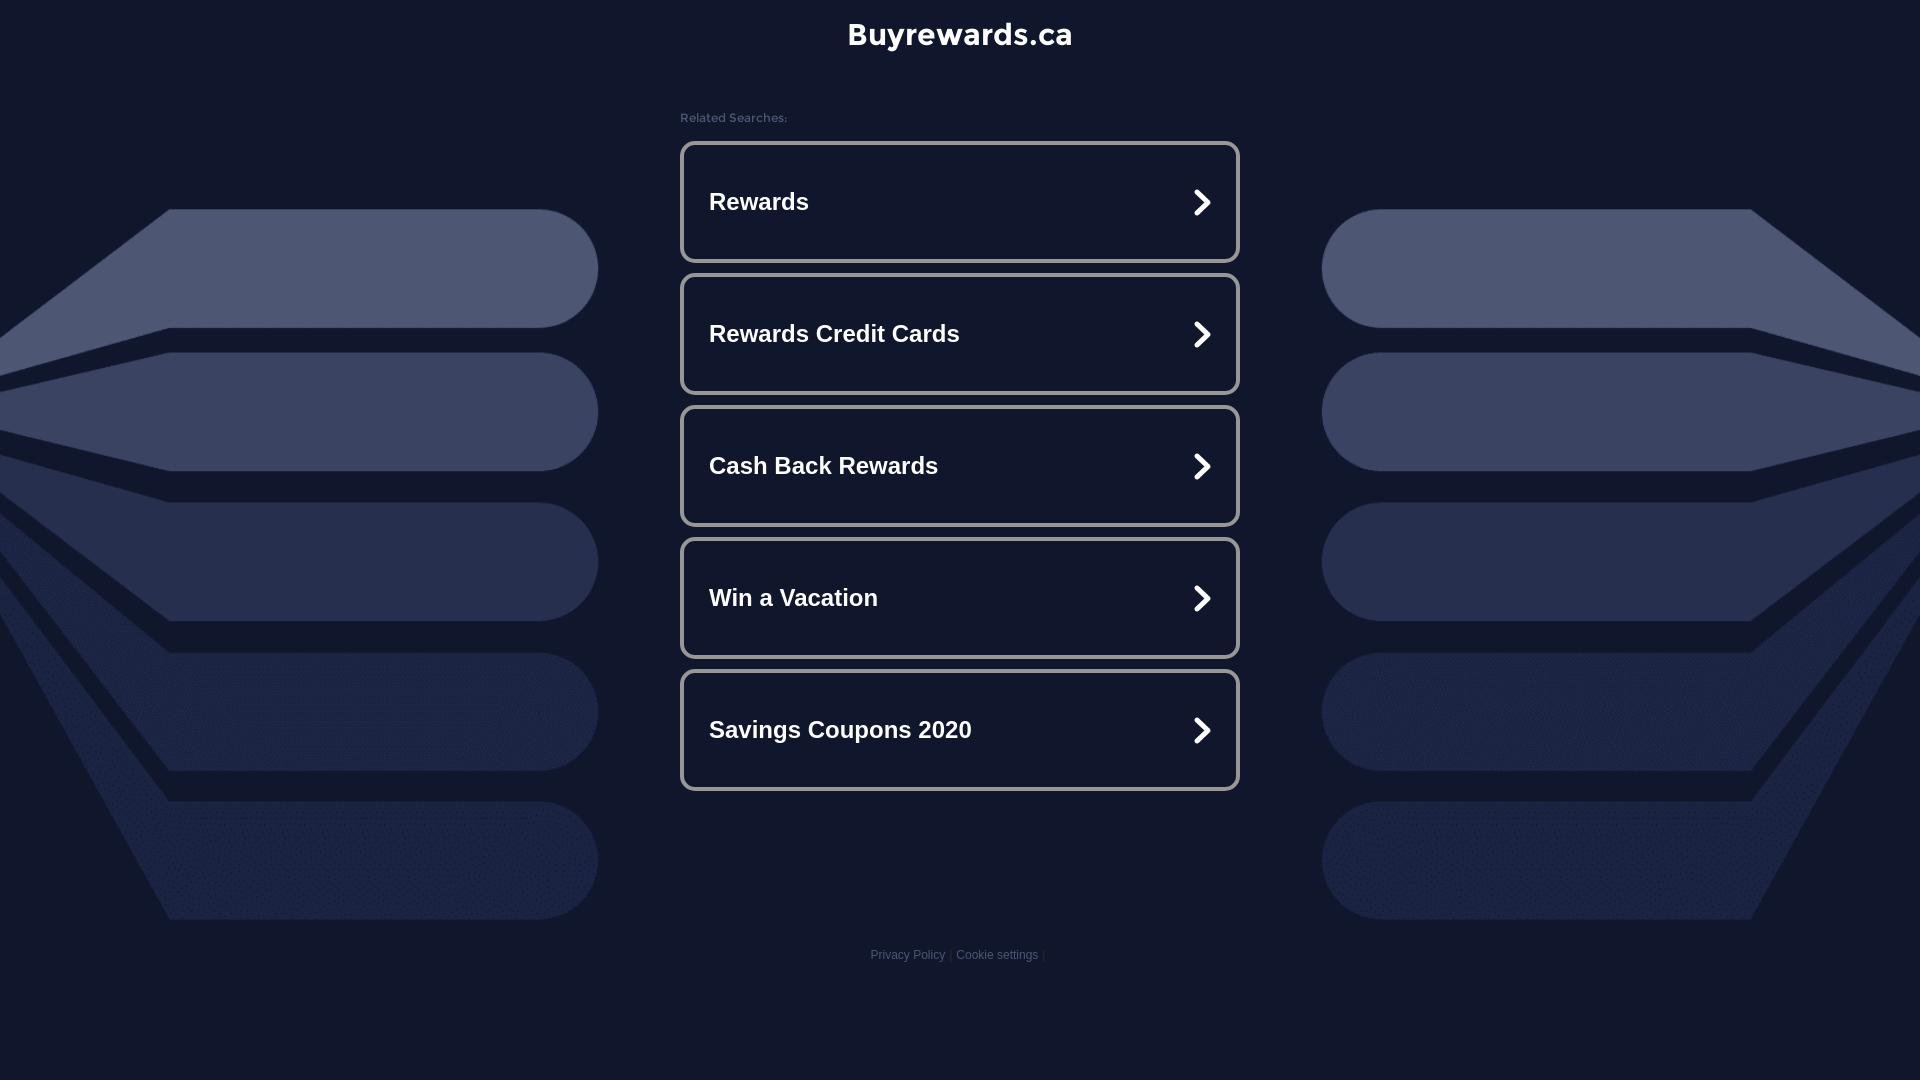 The width and height of the screenshot is (1920, 1080). Describe the element at coordinates (960, 466) in the screenshot. I see `'Cash Back Rewards'` at that location.